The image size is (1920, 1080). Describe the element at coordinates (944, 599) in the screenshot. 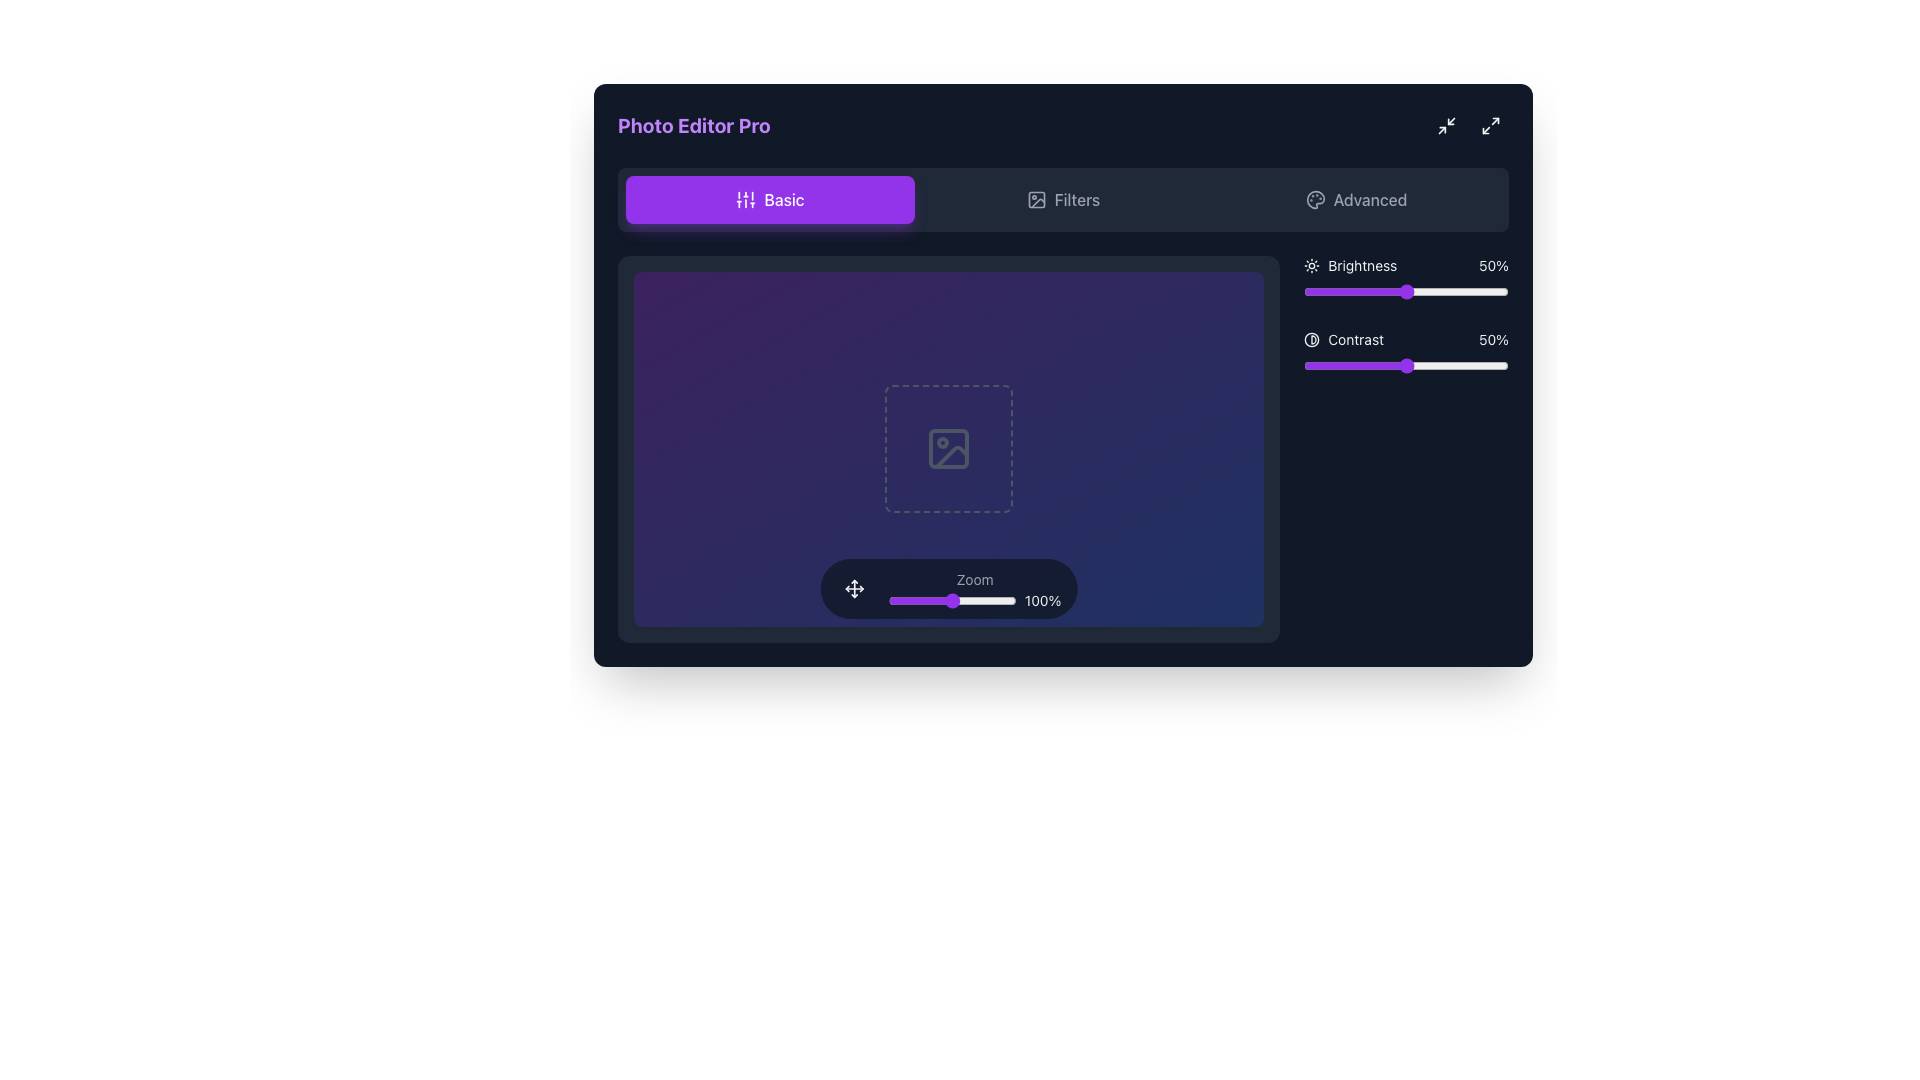

I see `the zoom level` at that location.